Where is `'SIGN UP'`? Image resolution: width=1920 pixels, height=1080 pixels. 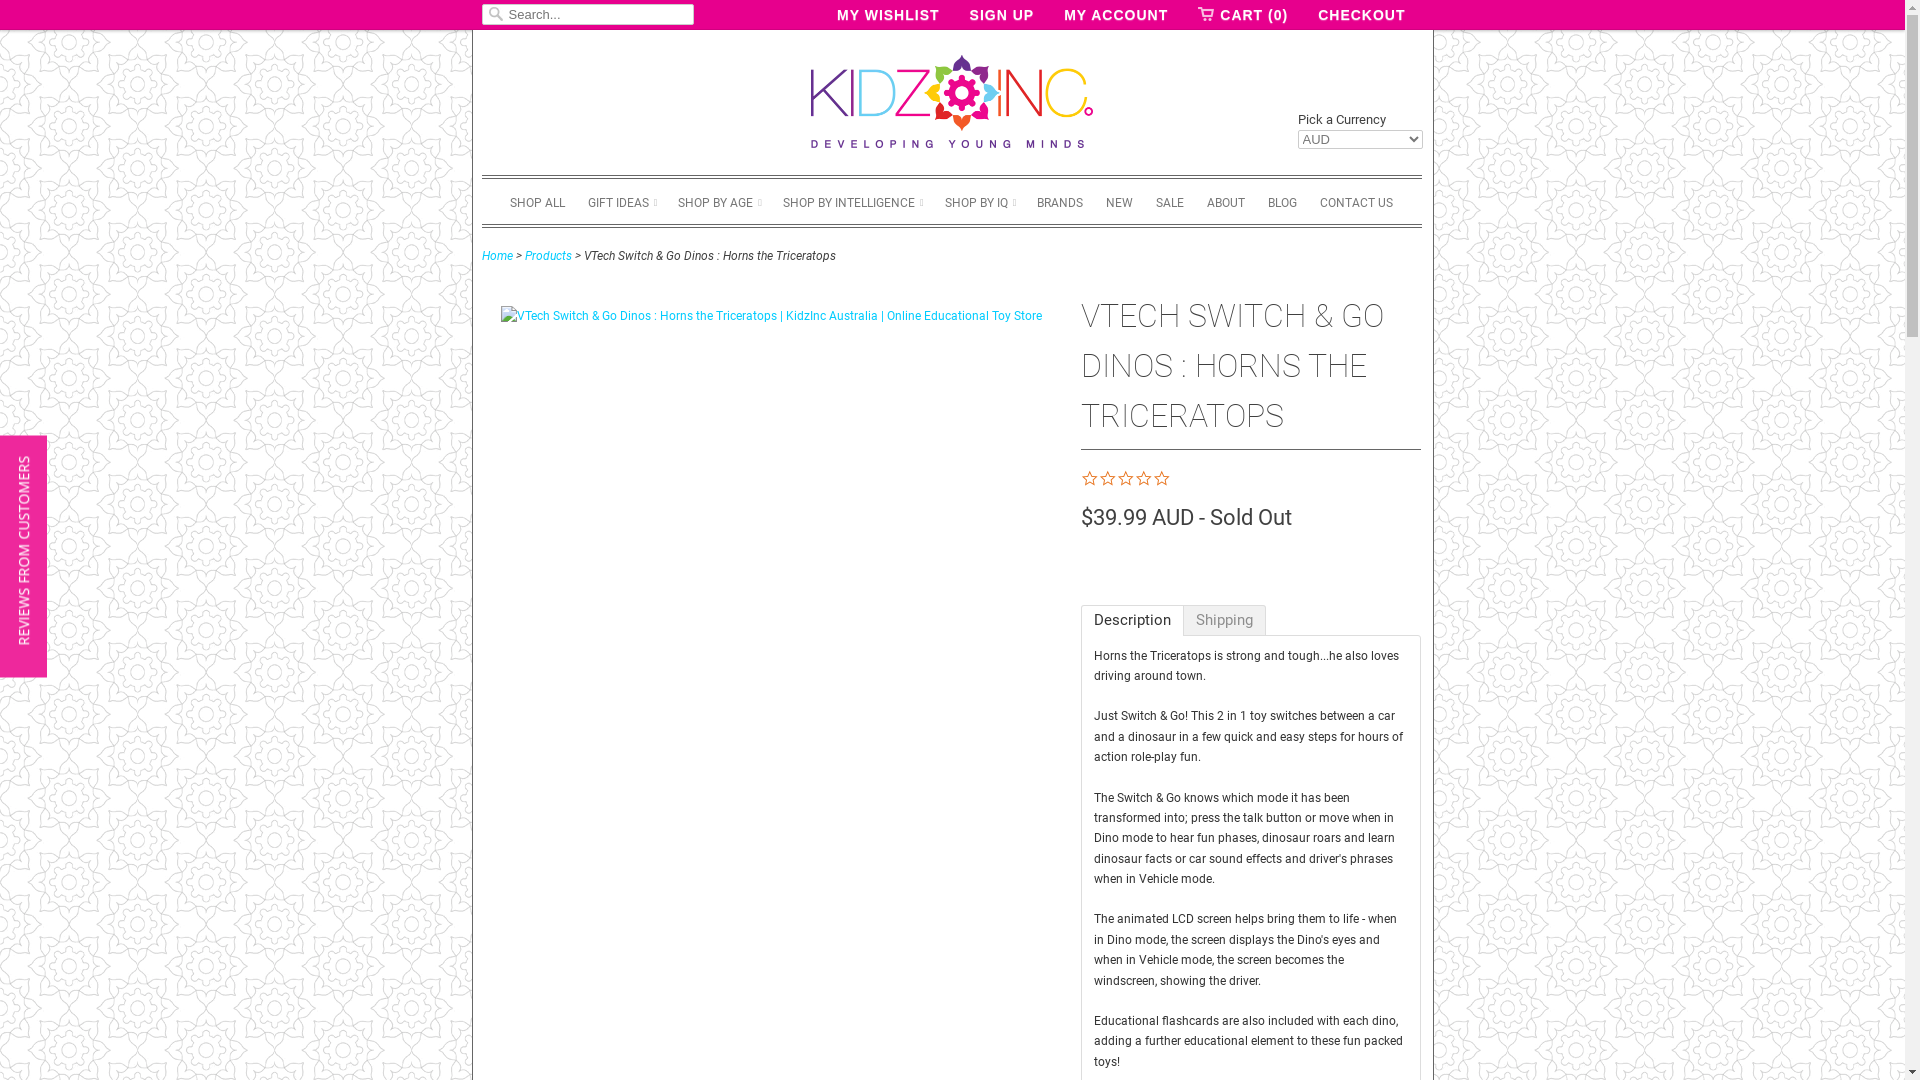
'SIGN UP' is located at coordinates (1002, 15).